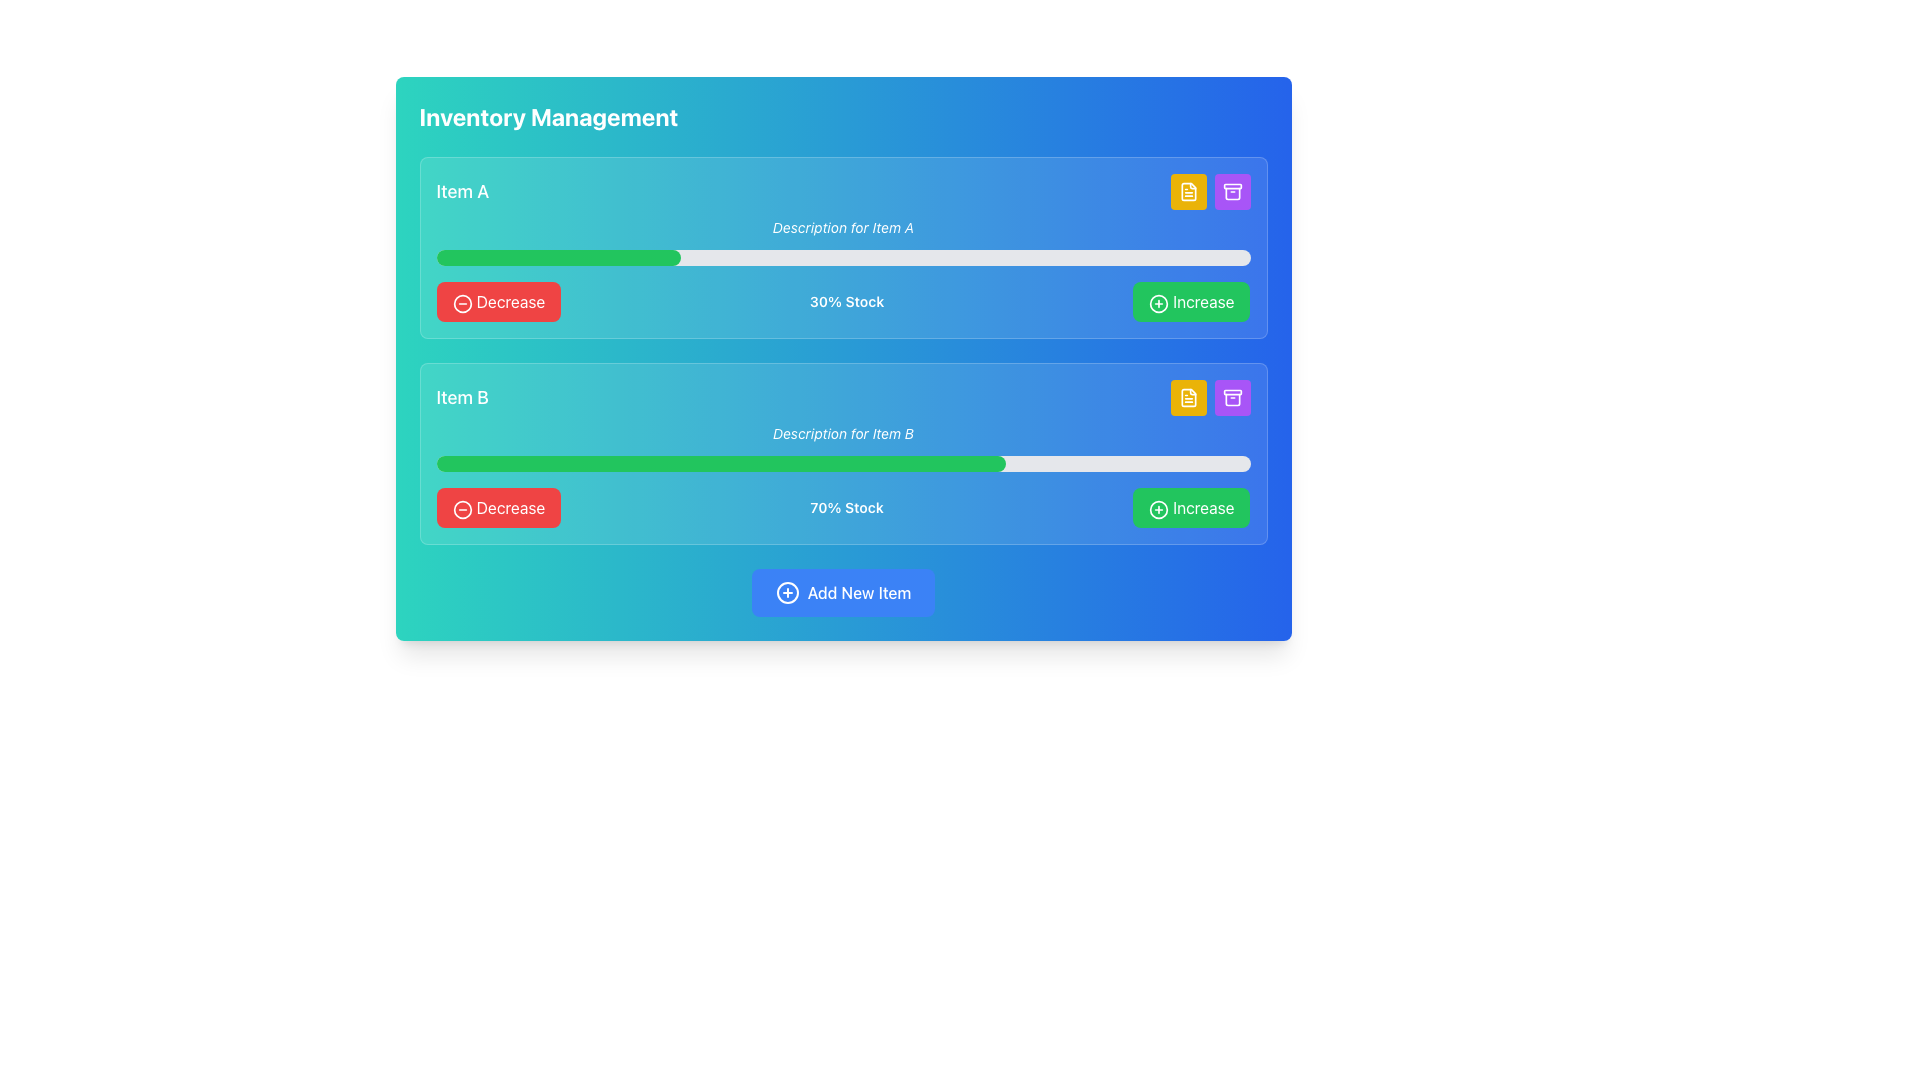 The height and width of the screenshot is (1080, 1920). I want to click on the circular icon within the red rectangular 'Decrease' button for 'Item A' to trigger a tooltip or visual response, so click(461, 303).